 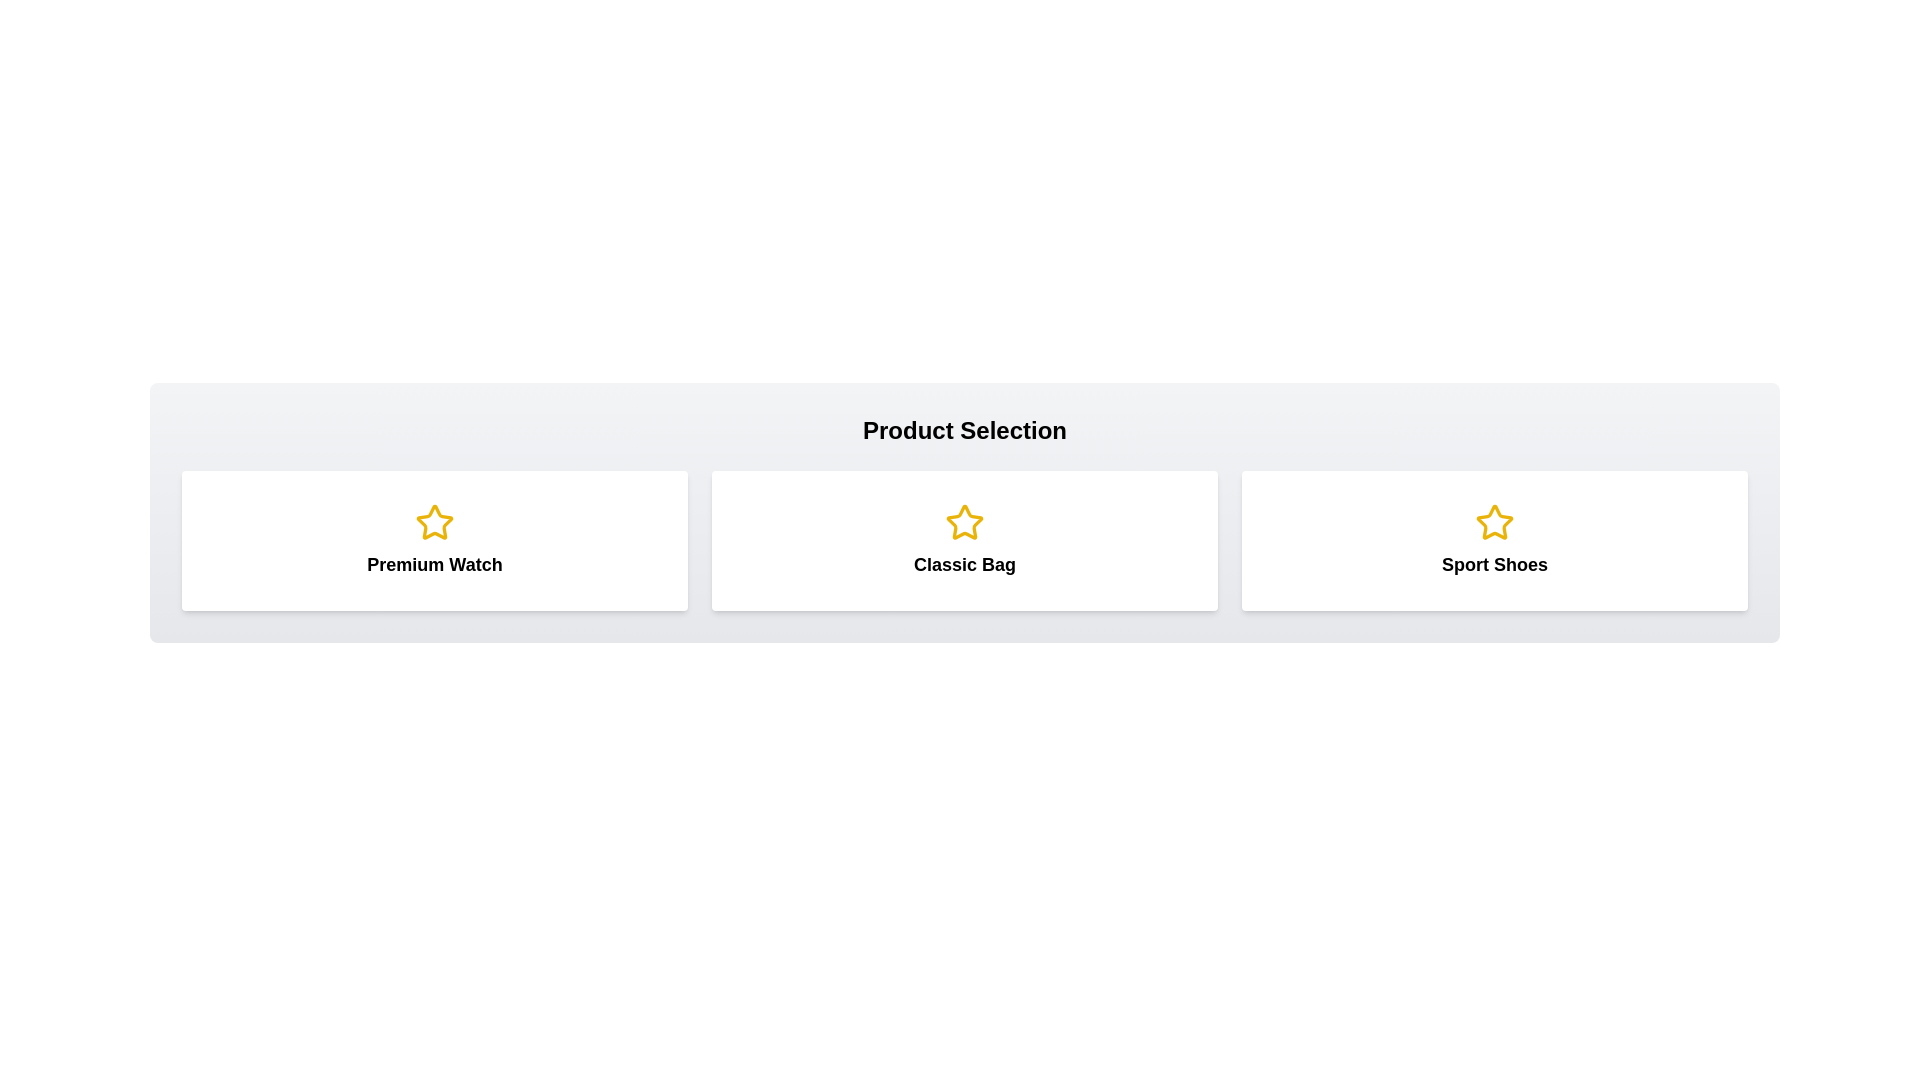 What do you see at coordinates (434, 521) in the screenshot?
I see `the favorite icon for the 'Premium Watch' product located in the leftmost card under the 'Product Selection' heading` at bounding box center [434, 521].